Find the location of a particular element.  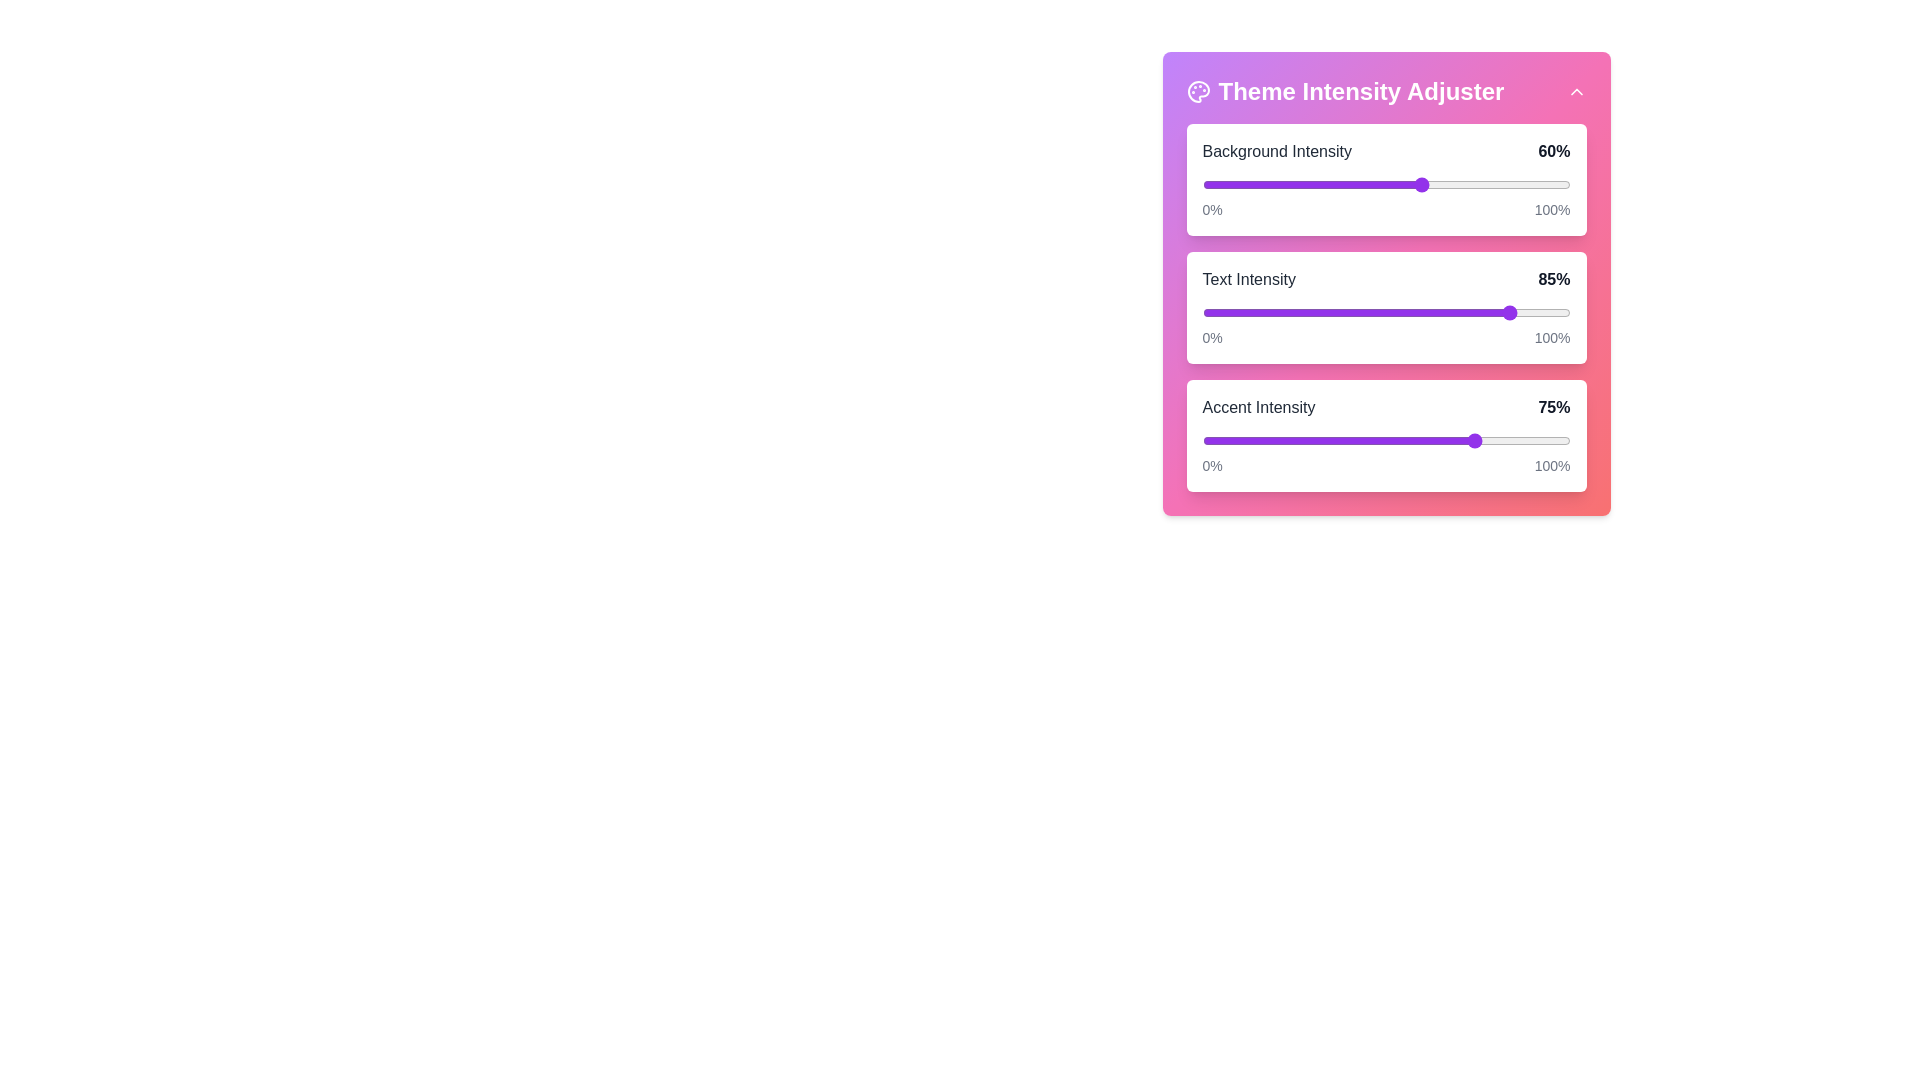

the accent intensity is located at coordinates (1411, 439).